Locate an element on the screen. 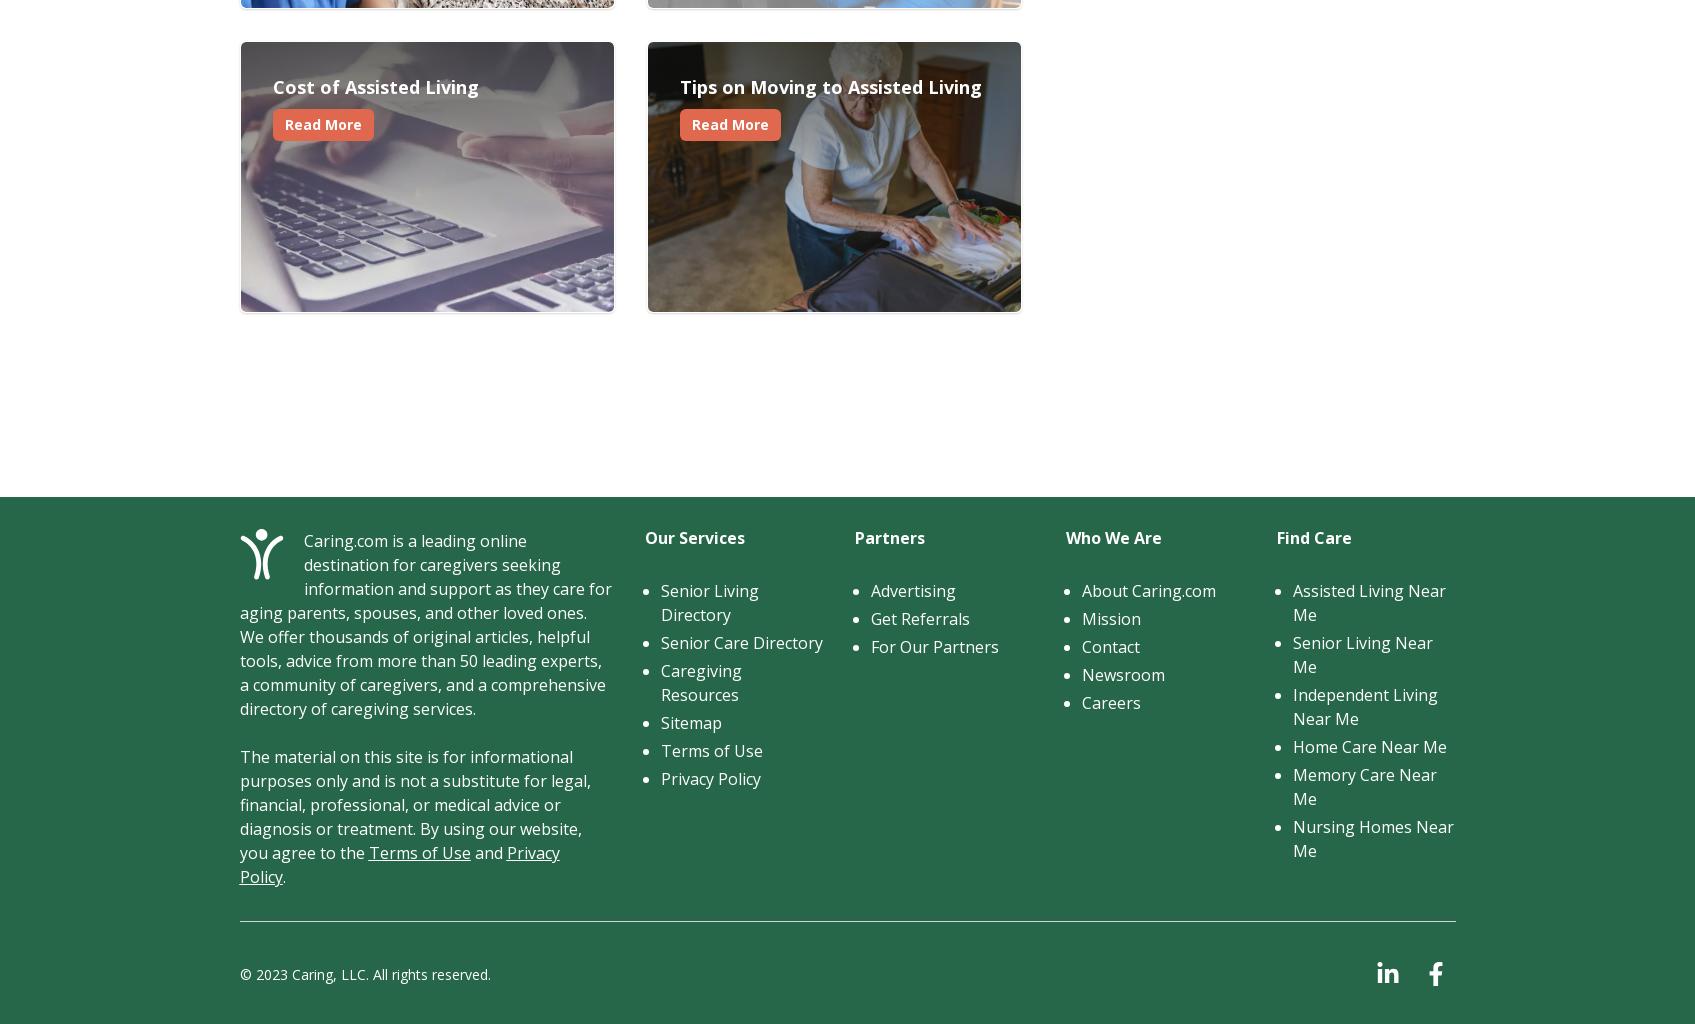 Image resolution: width=1695 pixels, height=1024 pixels. 'Tips on Moving to Assisted Living' is located at coordinates (679, 87).